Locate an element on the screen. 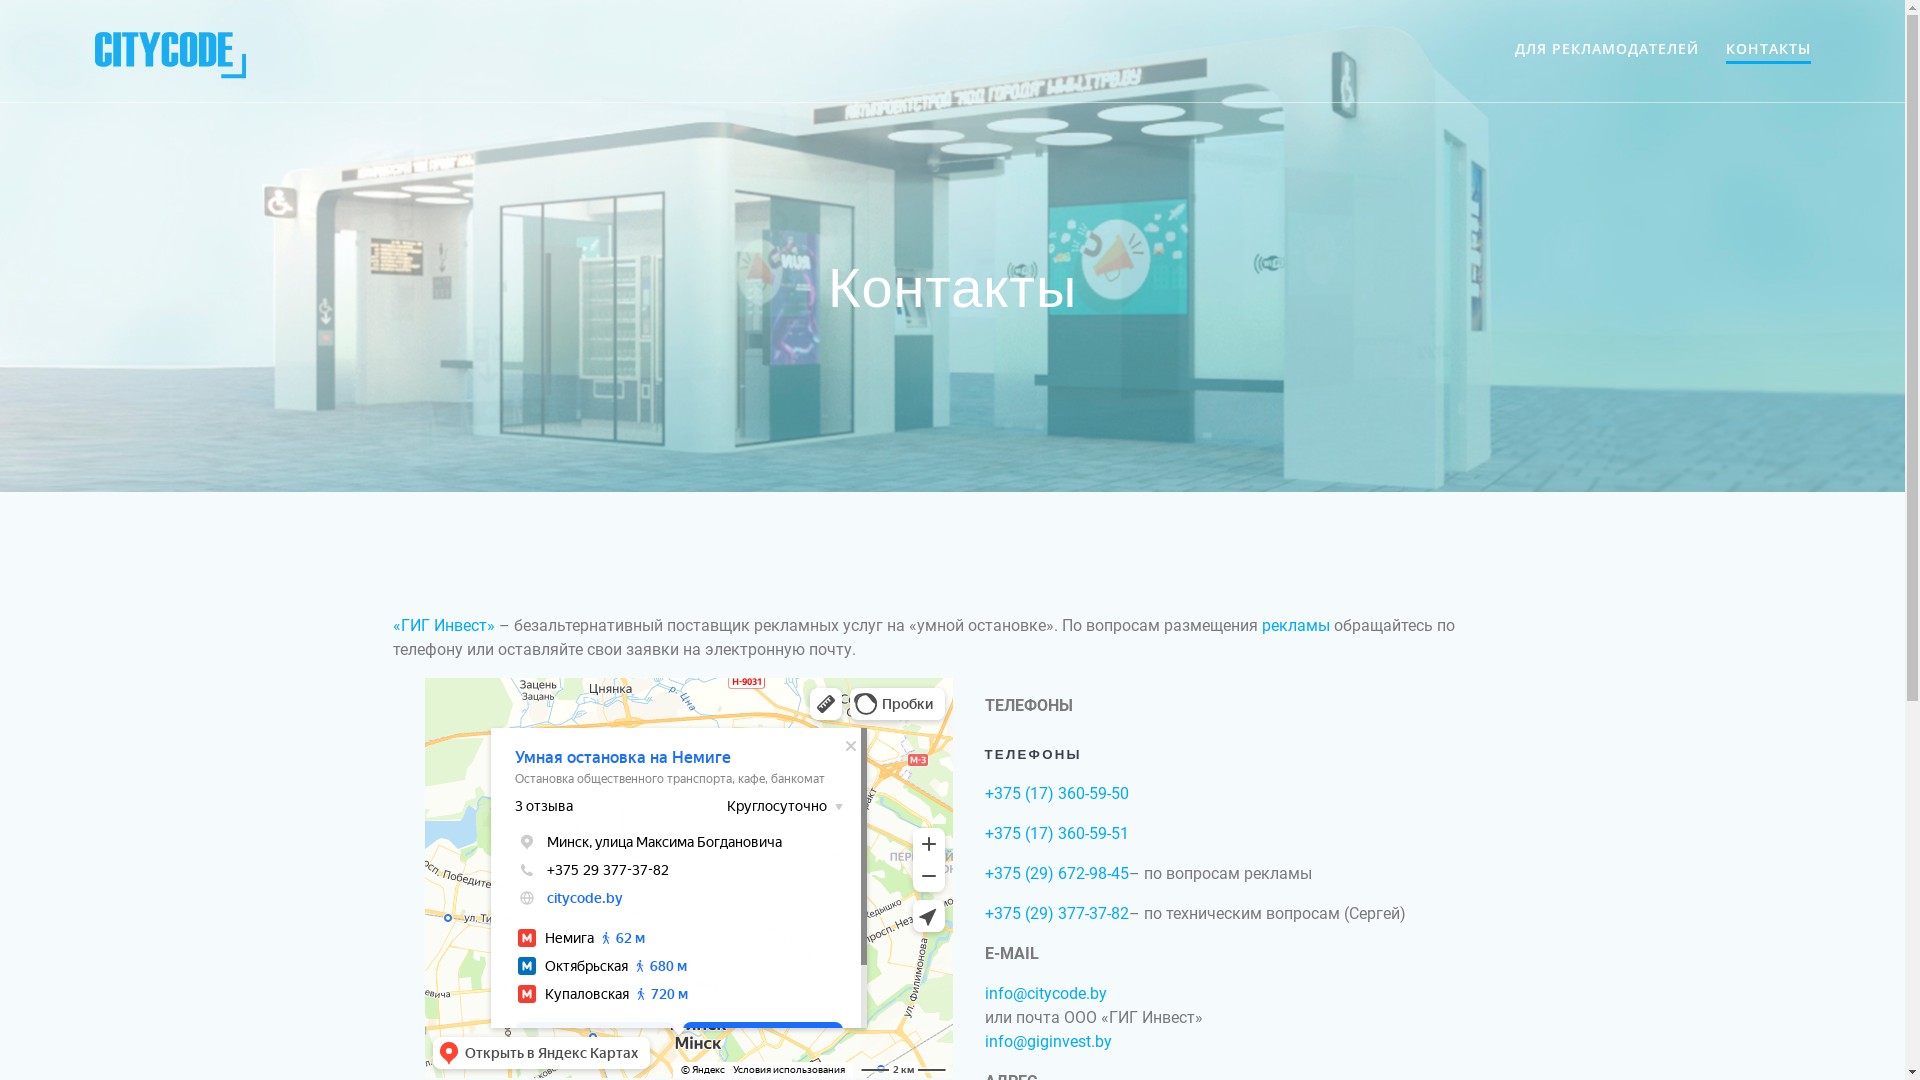 This screenshot has height=1080, width=1920. '+375 (17) 360-59-51' is located at coordinates (1055, 833).